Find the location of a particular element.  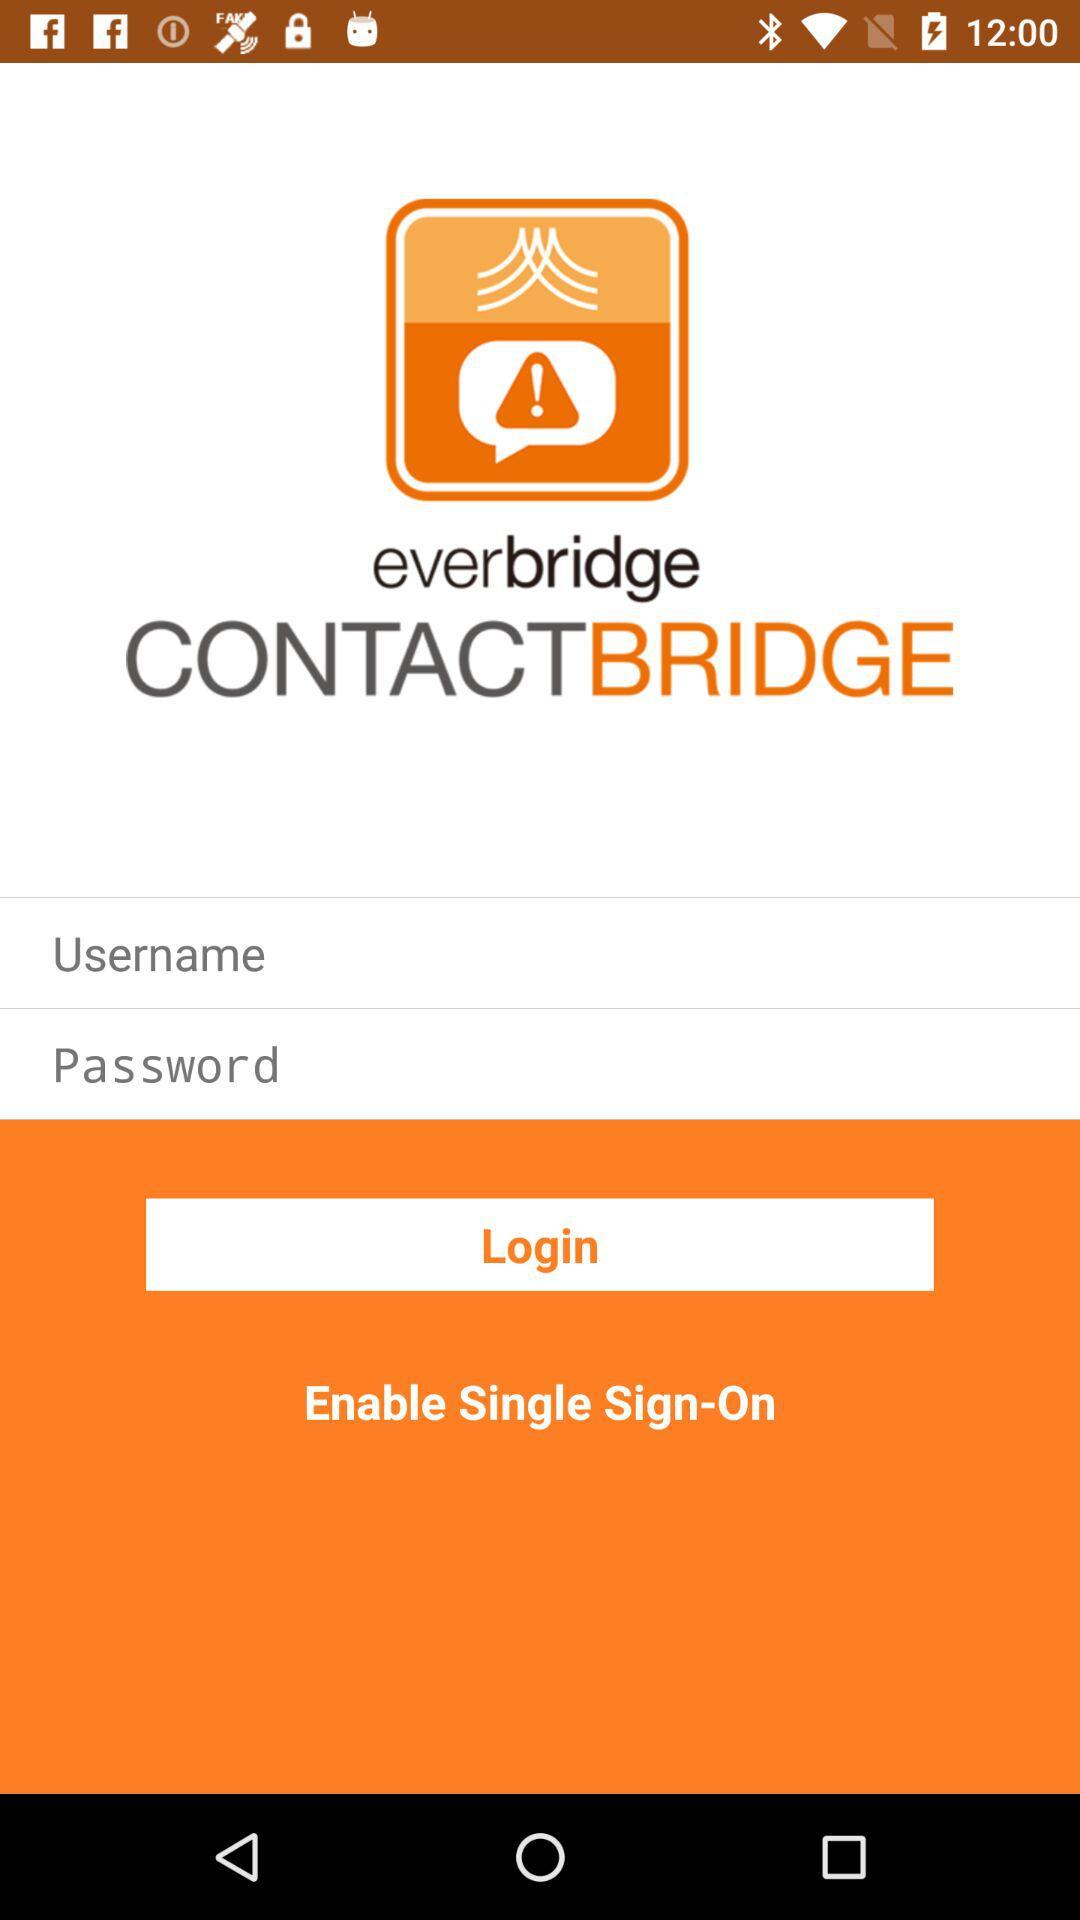

enable single sign item is located at coordinates (540, 1400).